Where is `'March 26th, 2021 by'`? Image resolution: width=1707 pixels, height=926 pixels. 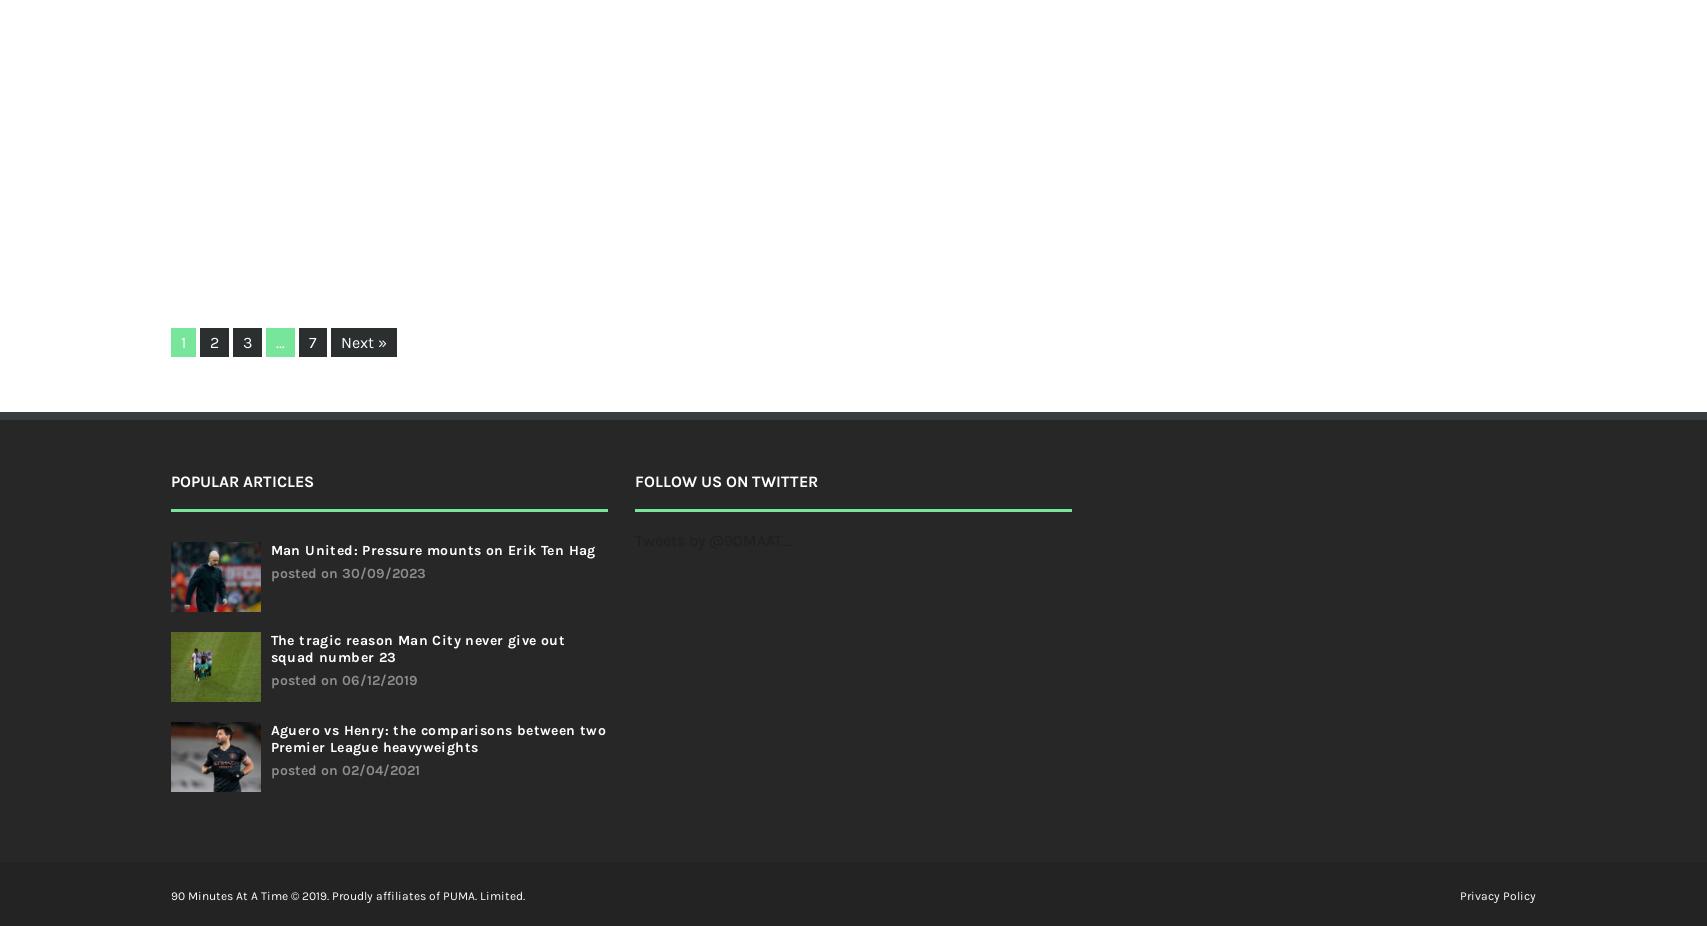
'March 26th, 2021 by' is located at coordinates (574, 144).